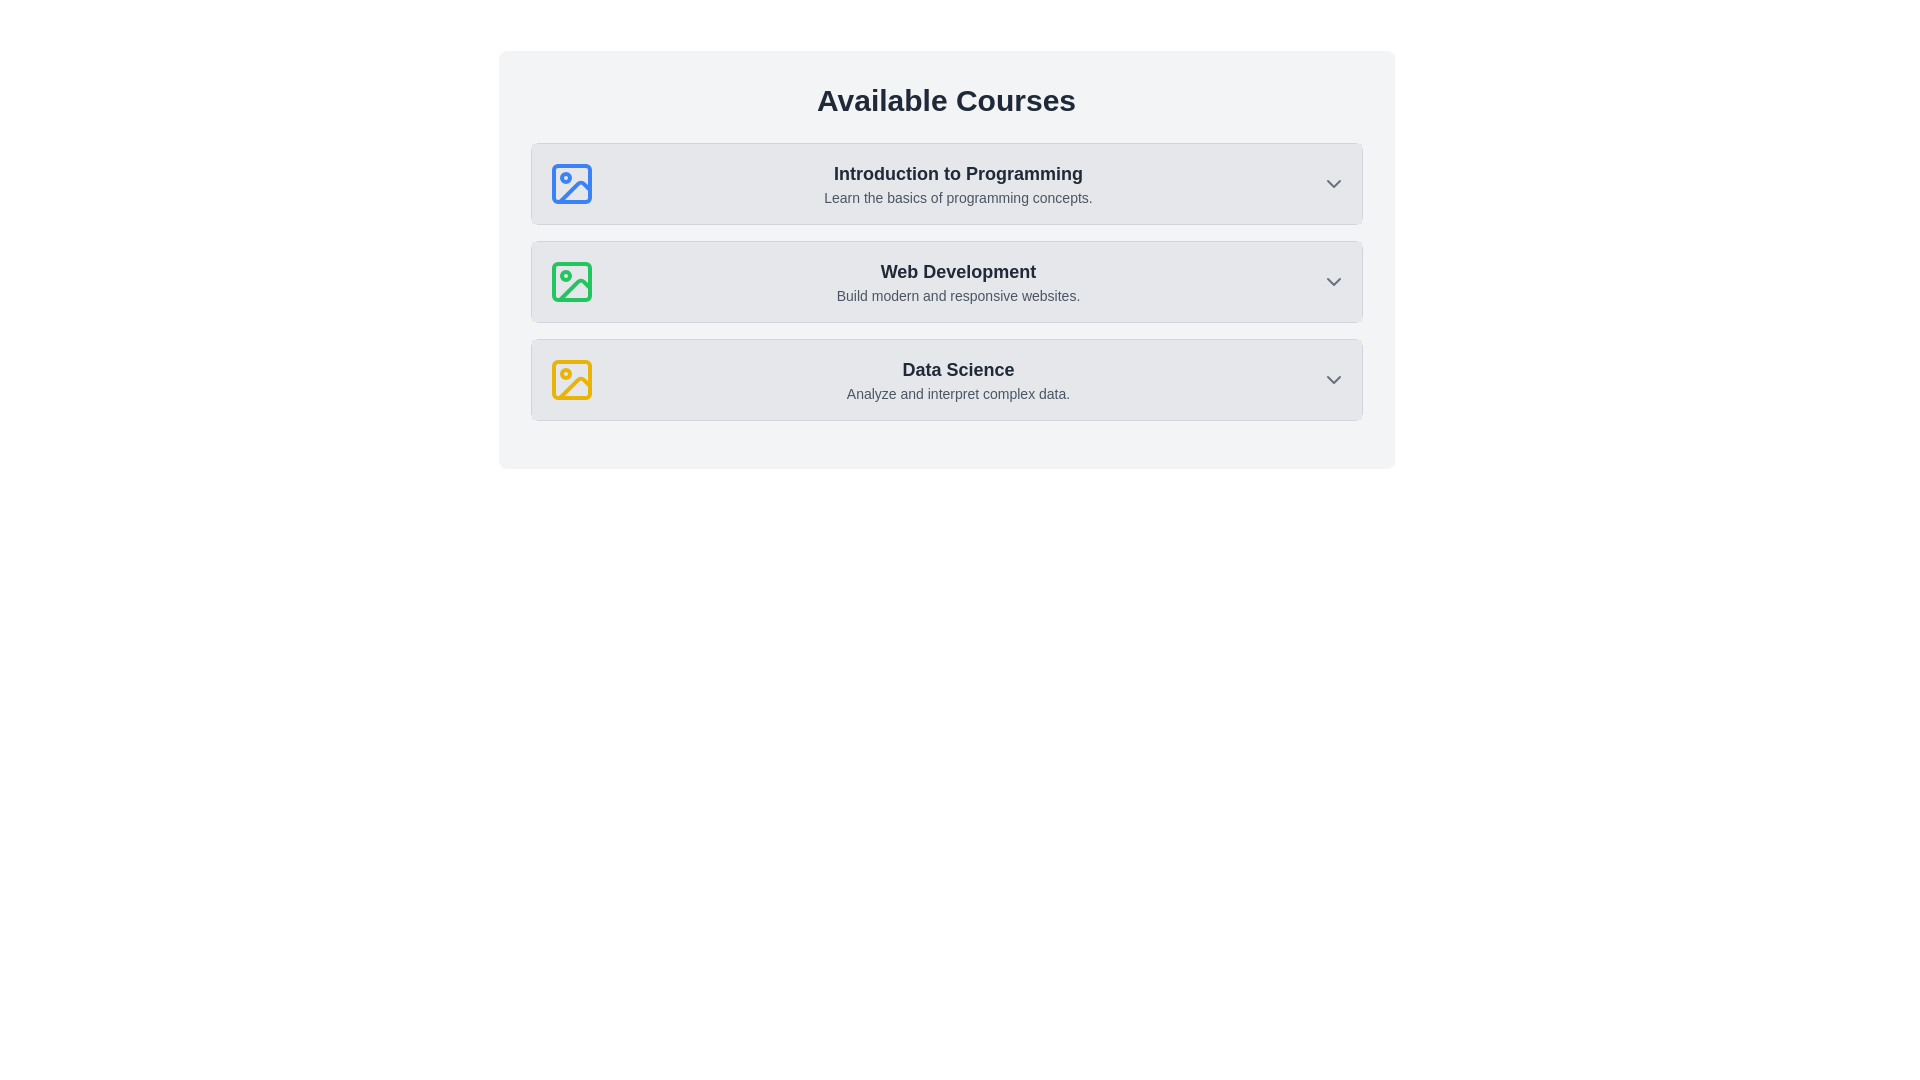 This screenshot has width=1920, height=1080. Describe the element at coordinates (957, 380) in the screenshot. I see `the 'Data Science' course selection list item` at that location.